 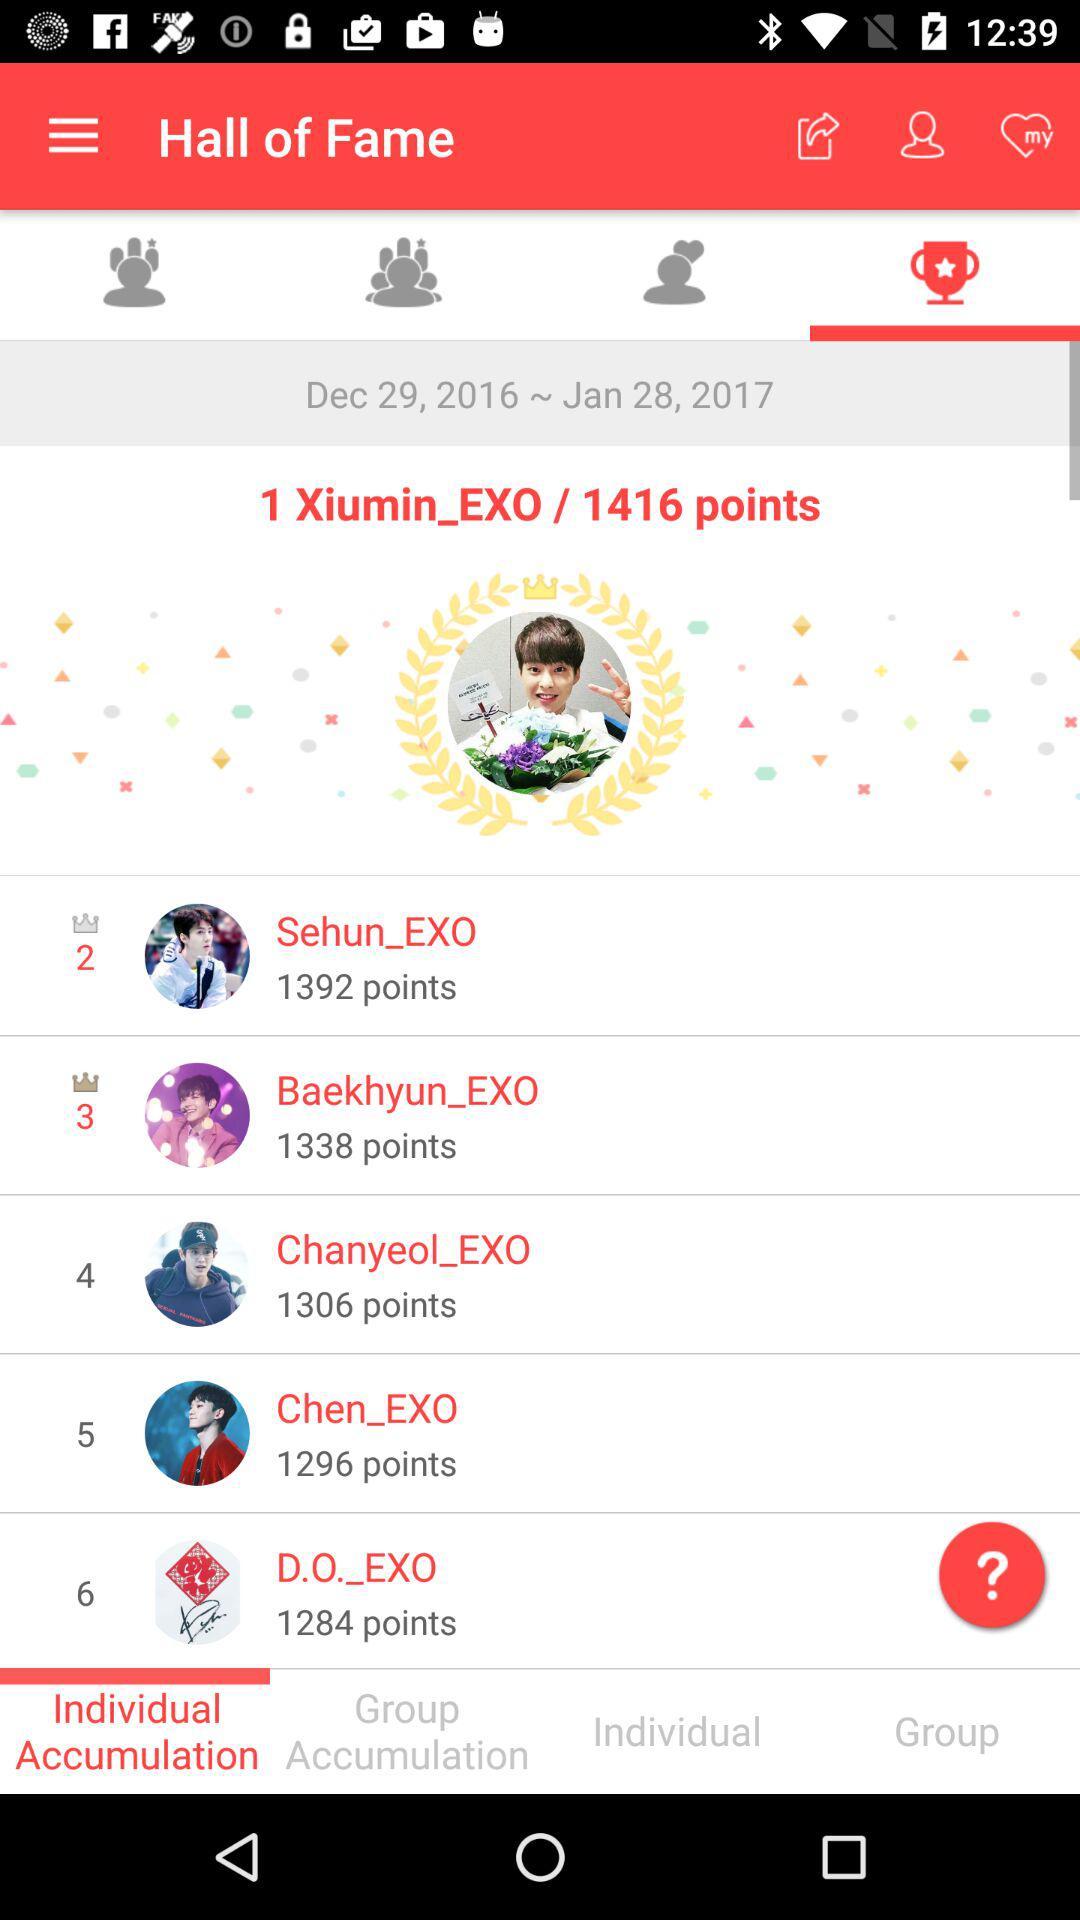 What do you see at coordinates (945, 1730) in the screenshot?
I see `the text just below  mark` at bounding box center [945, 1730].